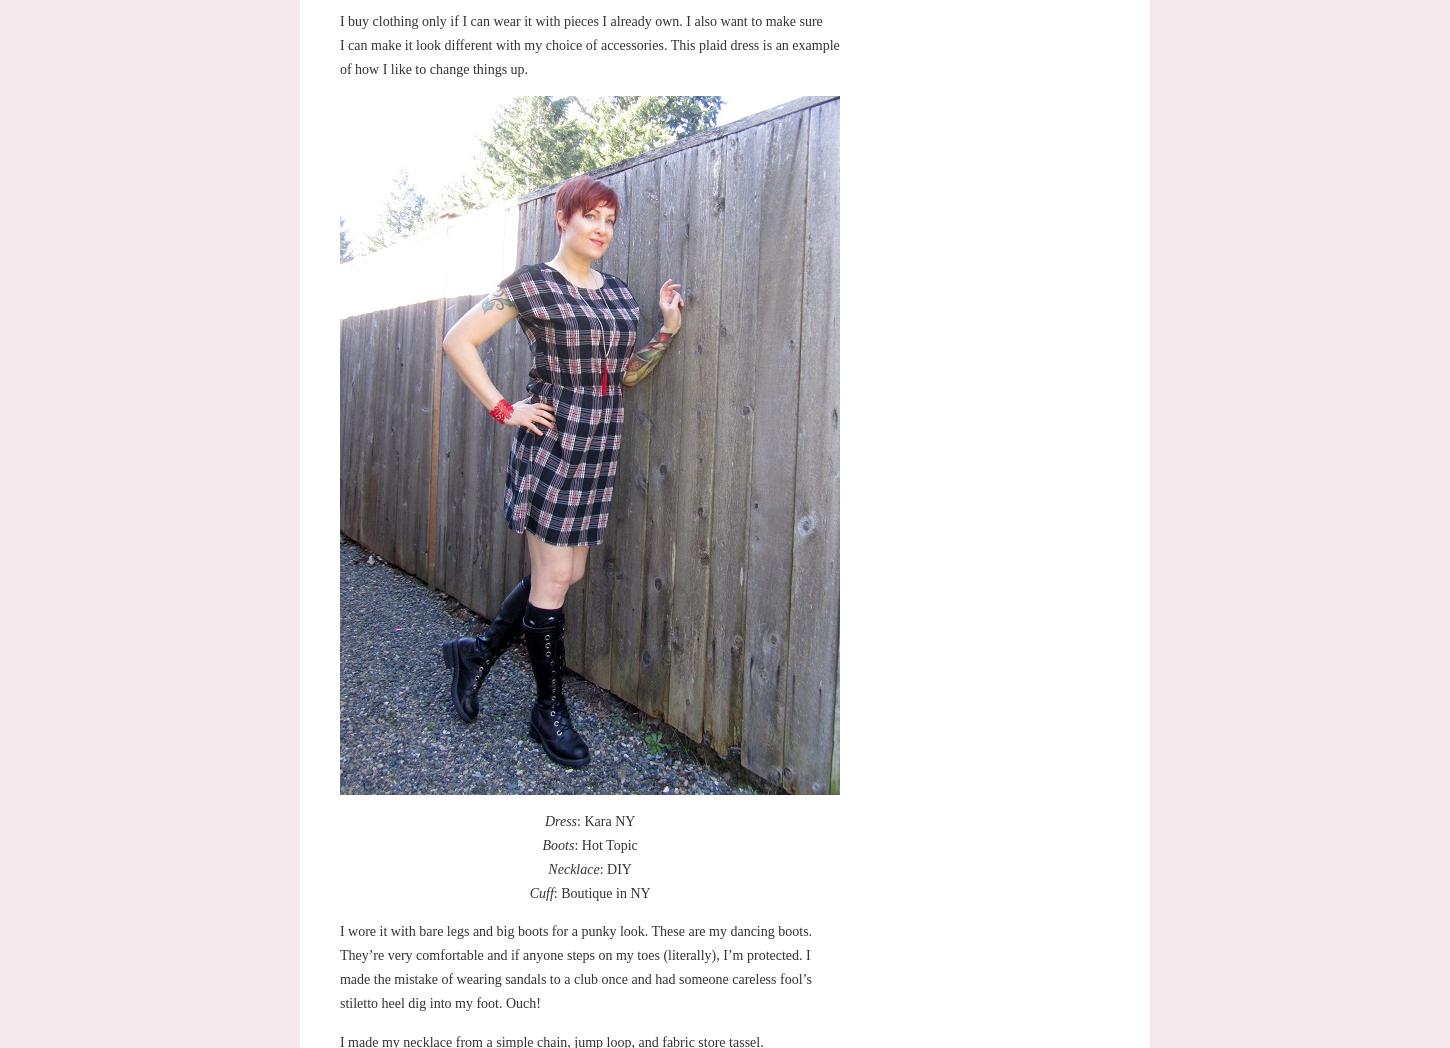 This screenshot has width=1450, height=1048. Describe the element at coordinates (339, 43) in the screenshot. I see `'I buy clothing only if I can wear it with pieces I already own. I also want to make sure I can make it look different with my choice of accessories. This plaid dress is an example of how I like to change things up.'` at that location.